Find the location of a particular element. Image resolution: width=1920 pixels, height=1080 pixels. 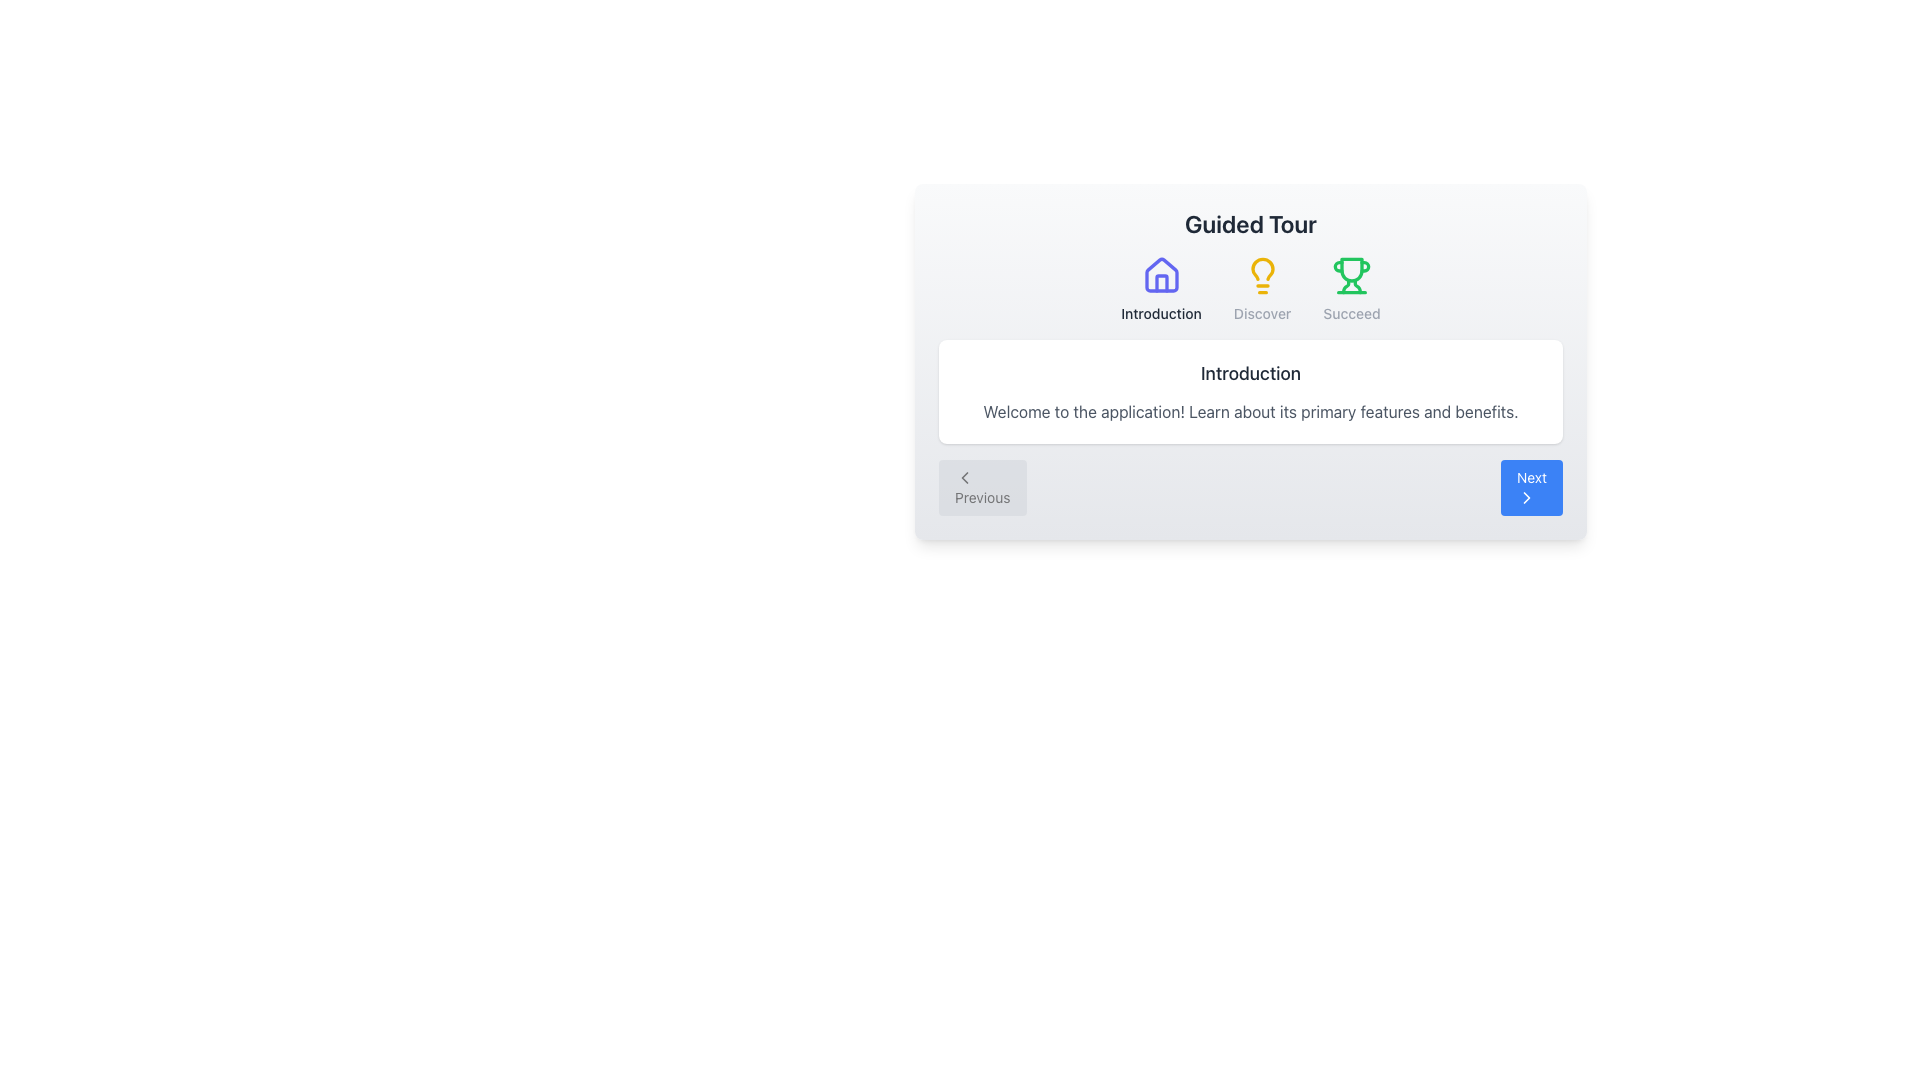

the 'Previous' button located at the bottom-left corner of the navigation section is located at coordinates (982, 488).